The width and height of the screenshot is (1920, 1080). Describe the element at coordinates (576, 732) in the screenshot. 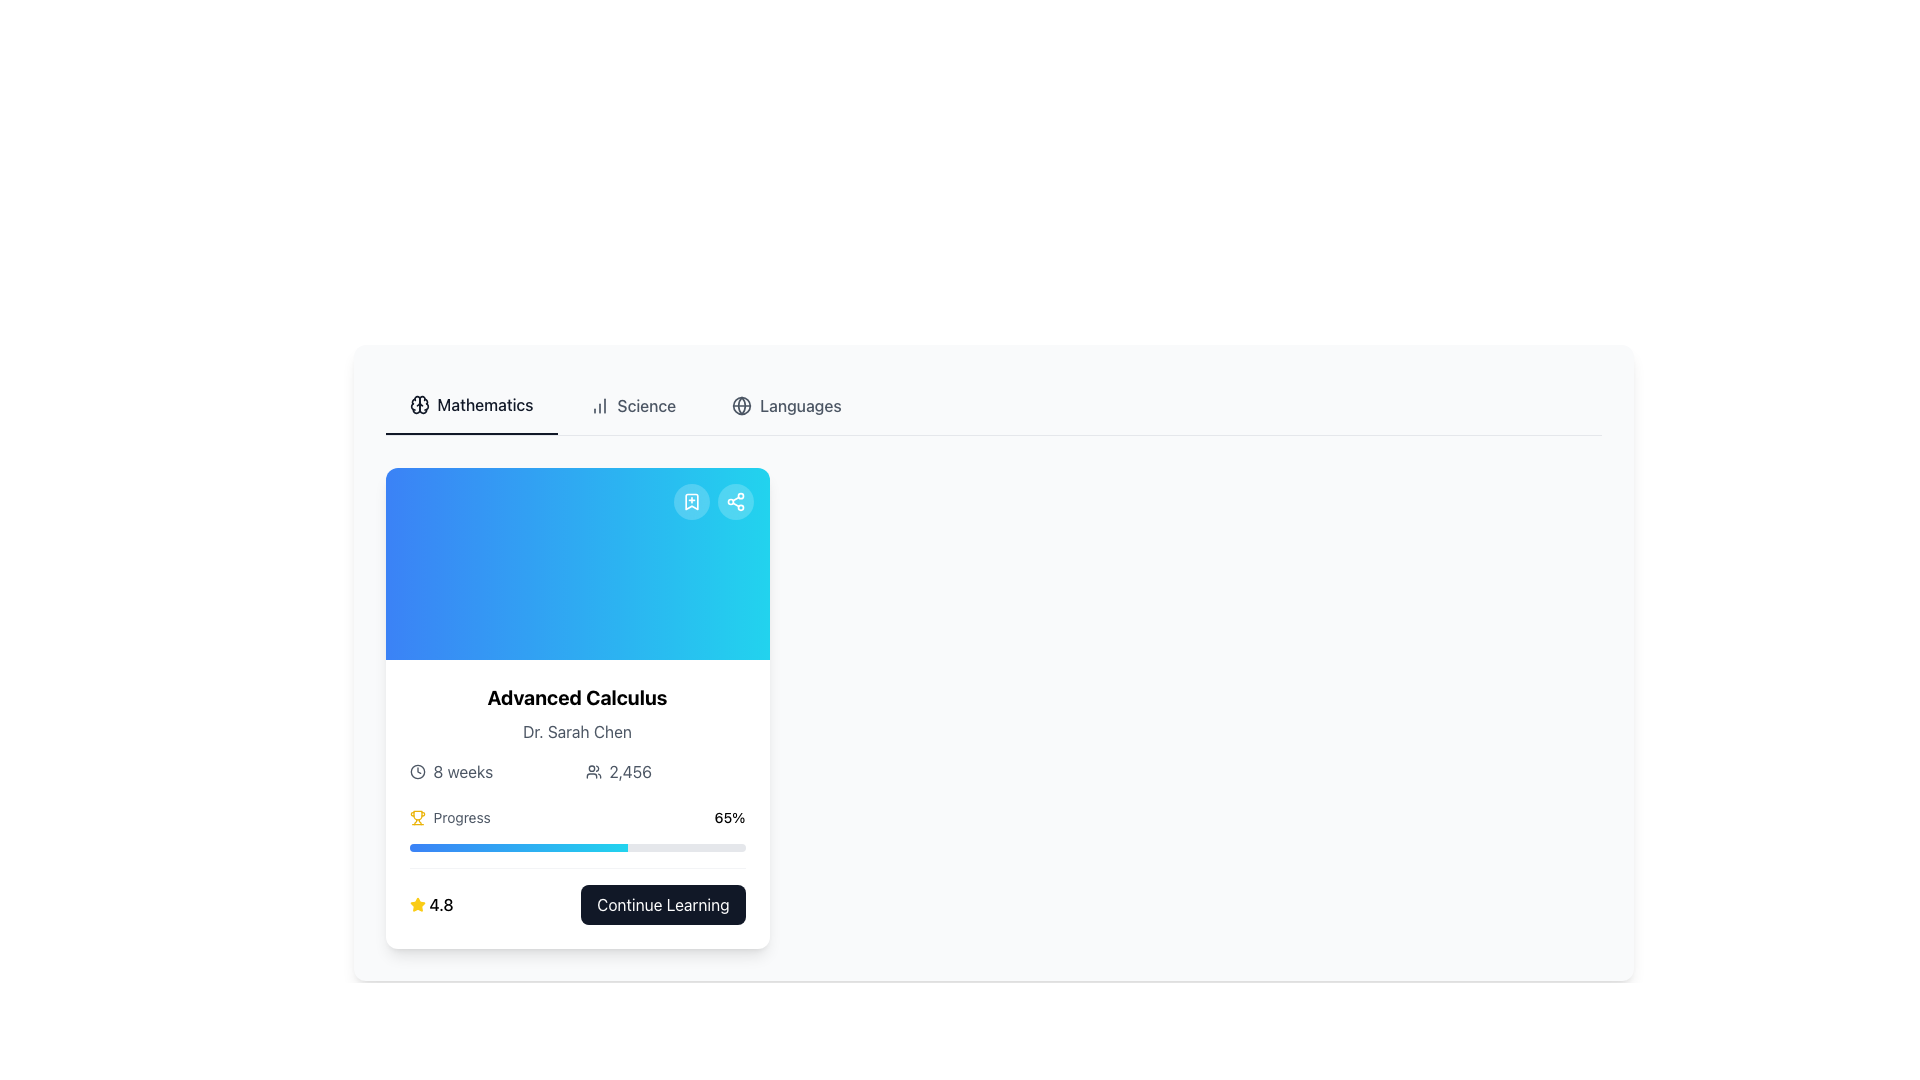

I see `the instructor label text that provides supporting information for the course content, located below 'Advanced Calculus' and above '8 weeks'` at that location.